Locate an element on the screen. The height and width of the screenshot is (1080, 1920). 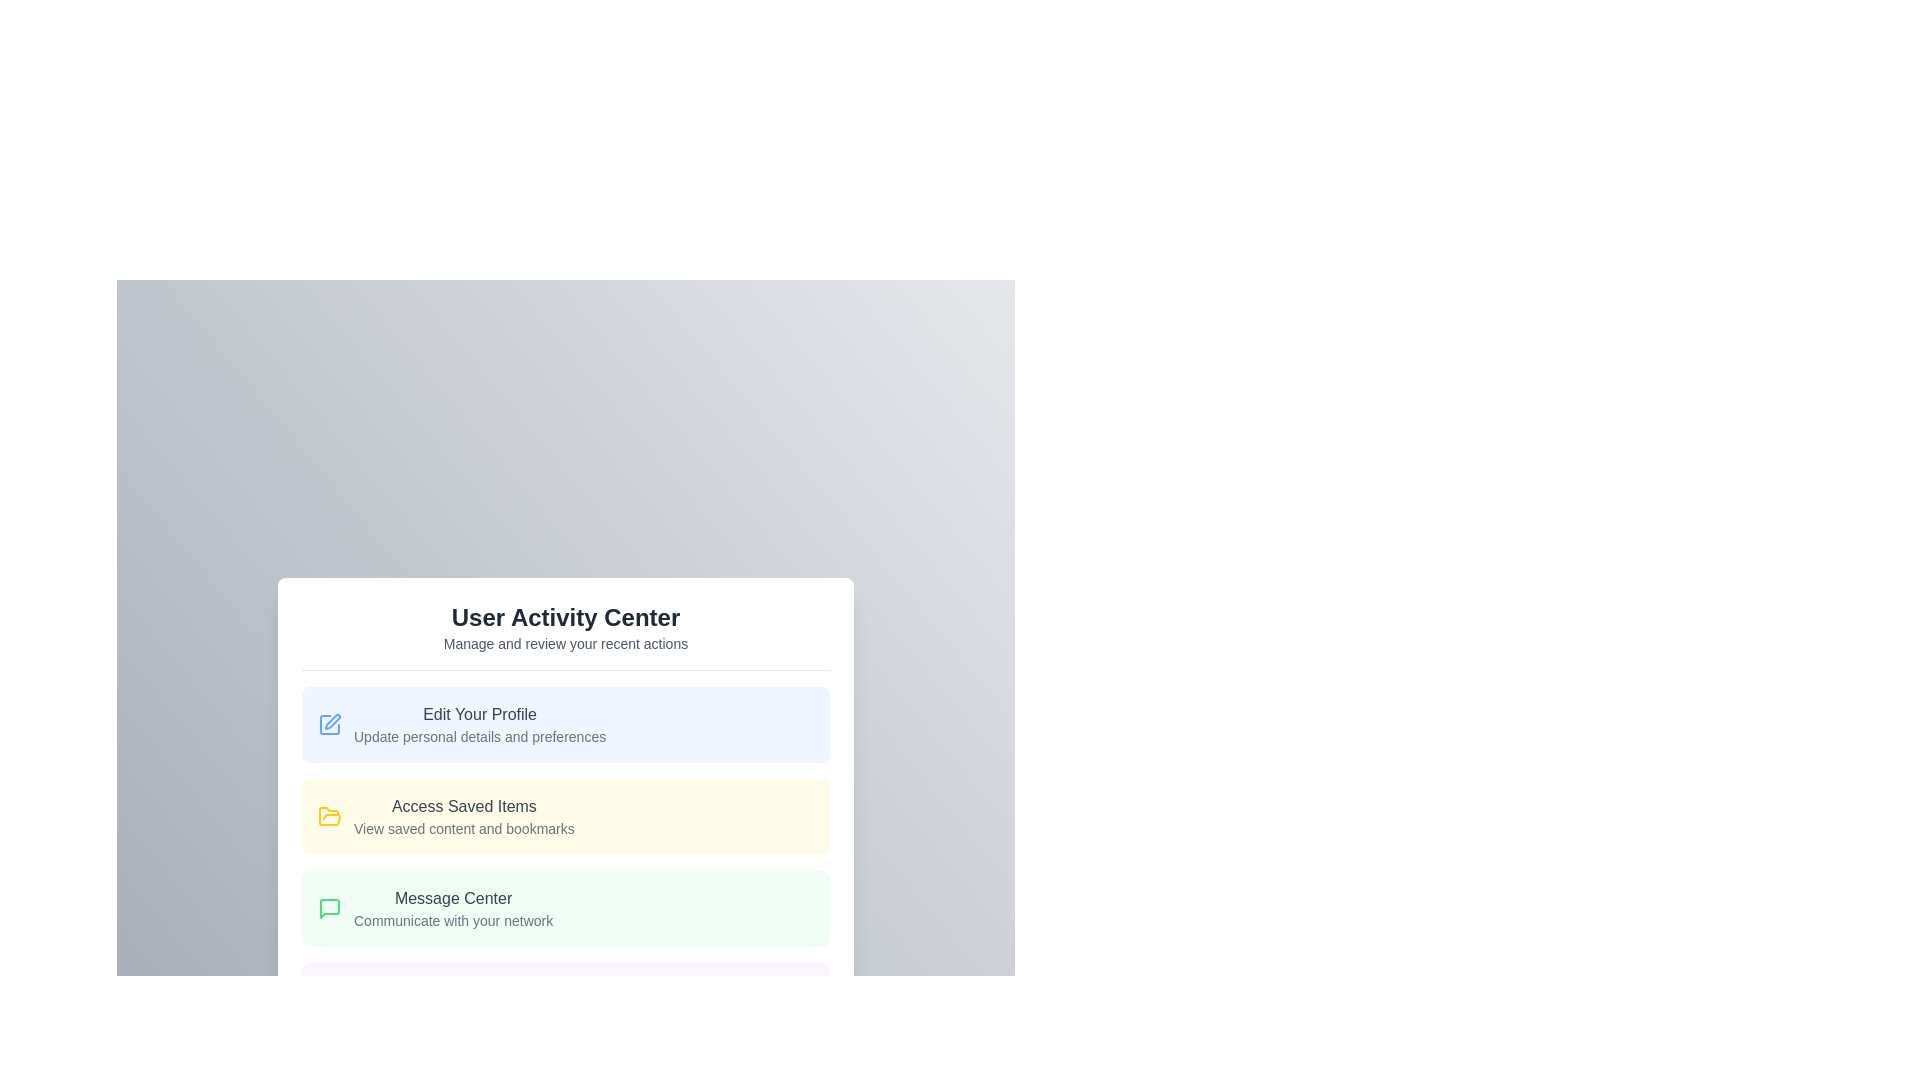
the message-related icon located to the left of the 'Message Center' text in the 'User Activity Center' card interface to indicate interaction is located at coordinates (330, 907).